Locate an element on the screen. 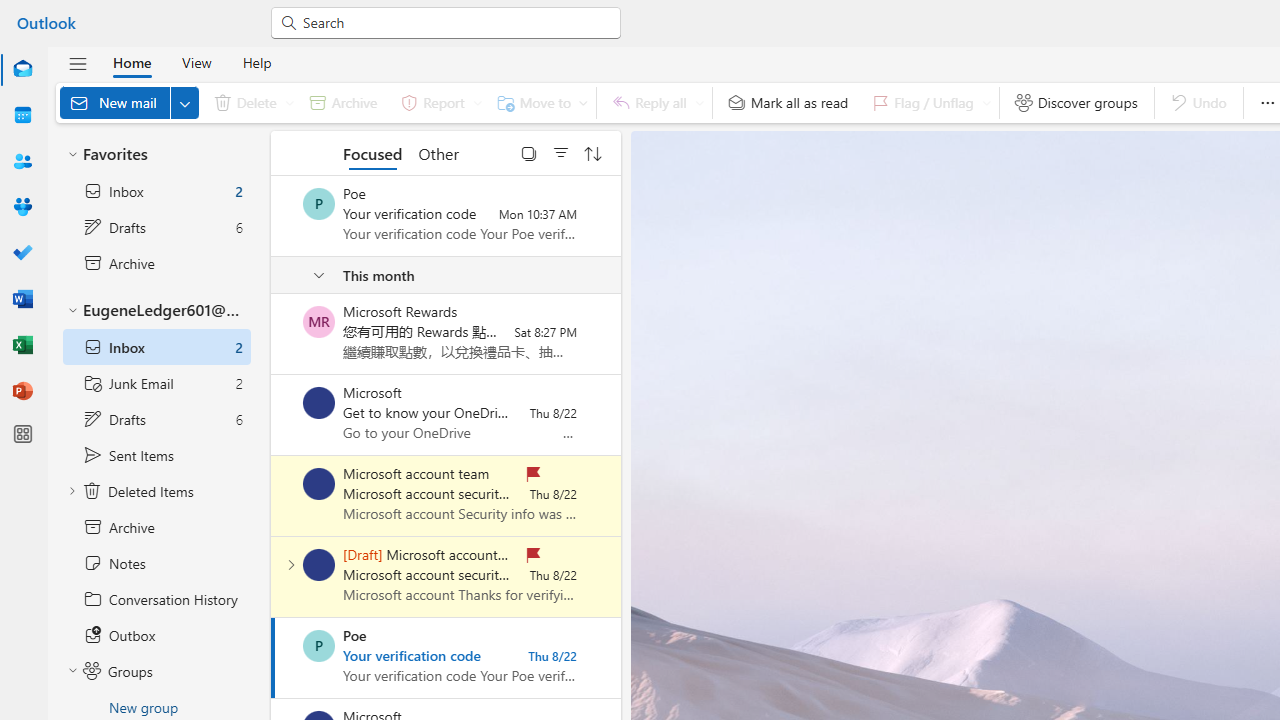 The width and height of the screenshot is (1280, 720). 'Reply all' is located at coordinates (654, 102).